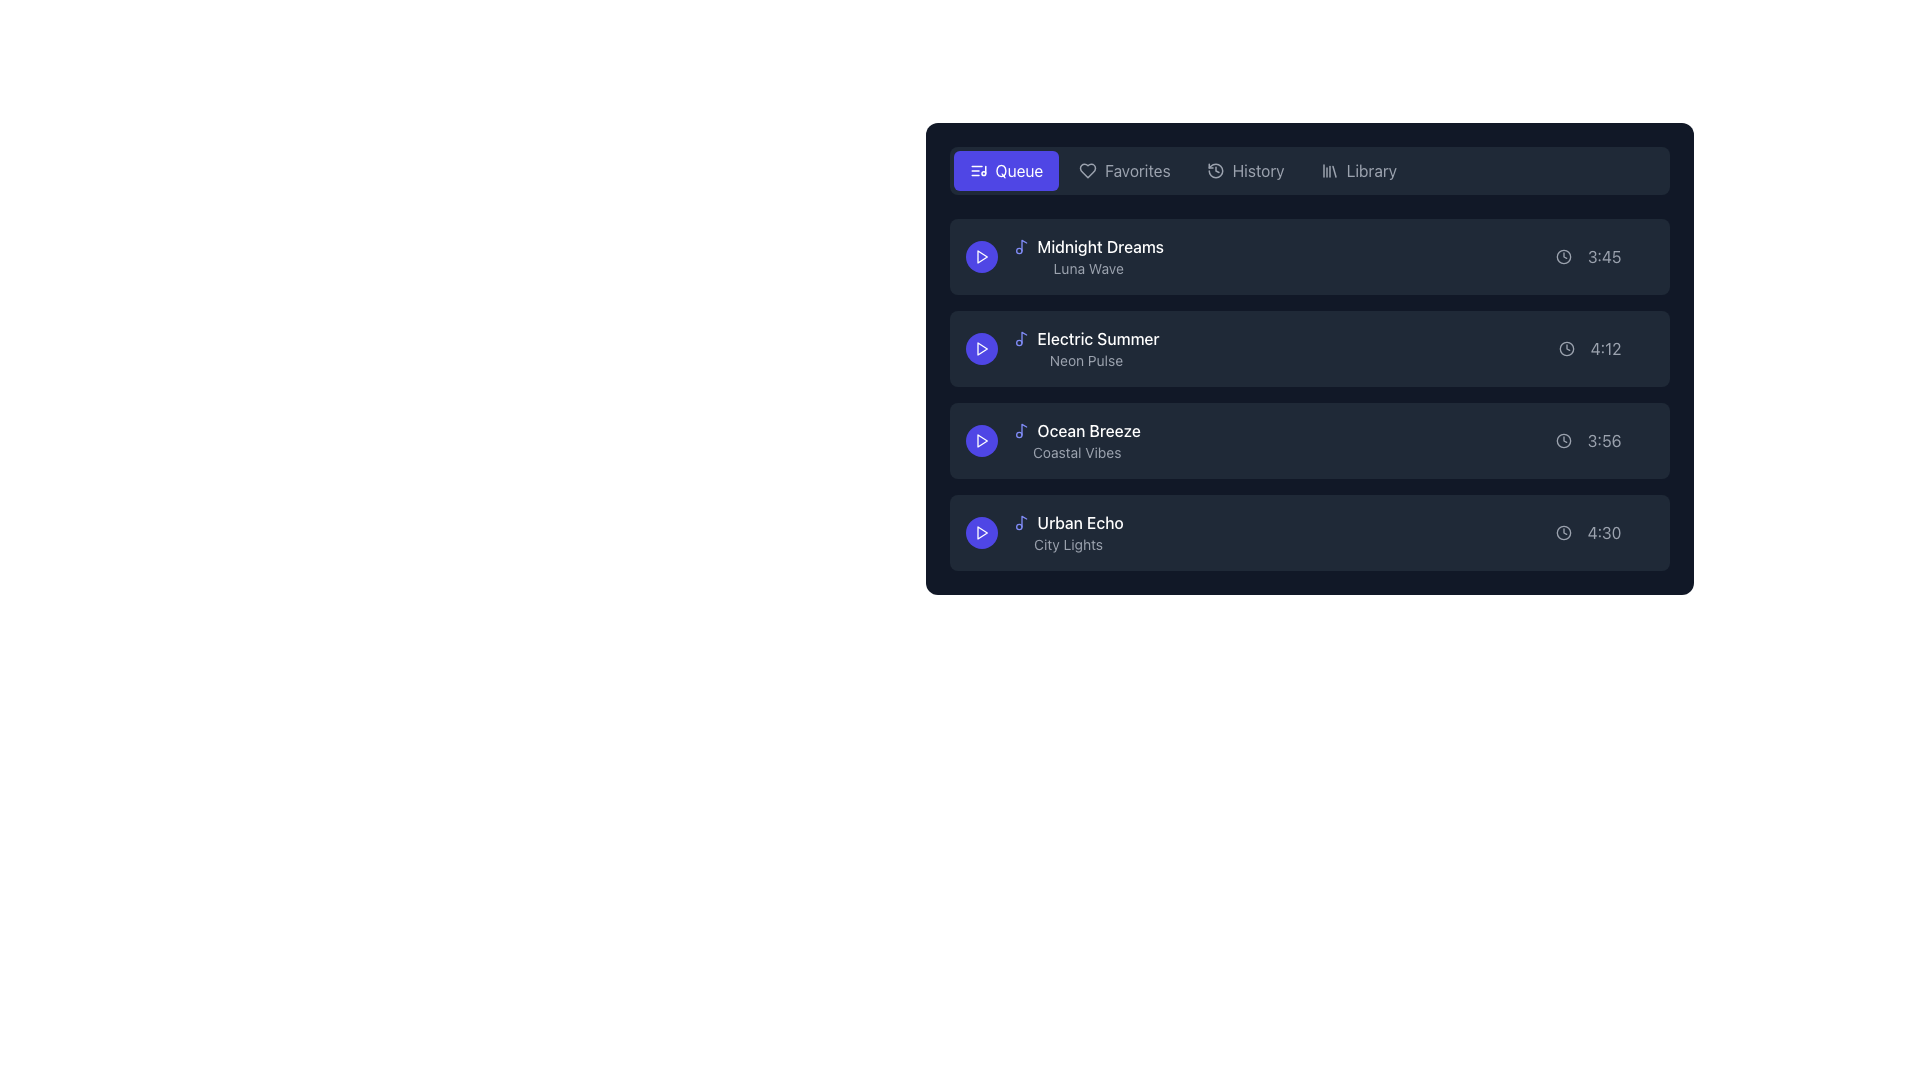  What do you see at coordinates (1087, 256) in the screenshot?
I see `the first list item labeled 'Midnight Dreams' with the music note icon for advanced interaction` at bounding box center [1087, 256].